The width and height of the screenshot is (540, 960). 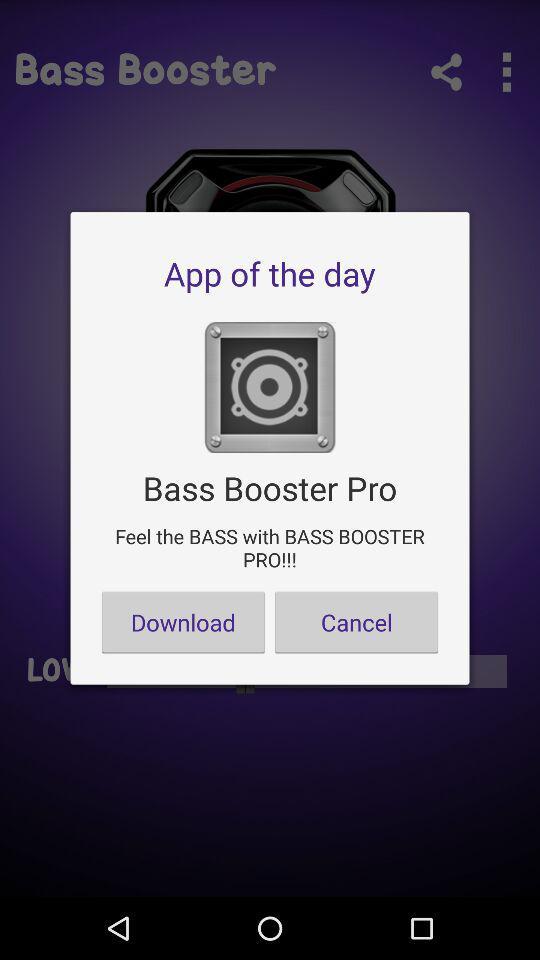 I want to click on the download item, so click(x=183, y=621).